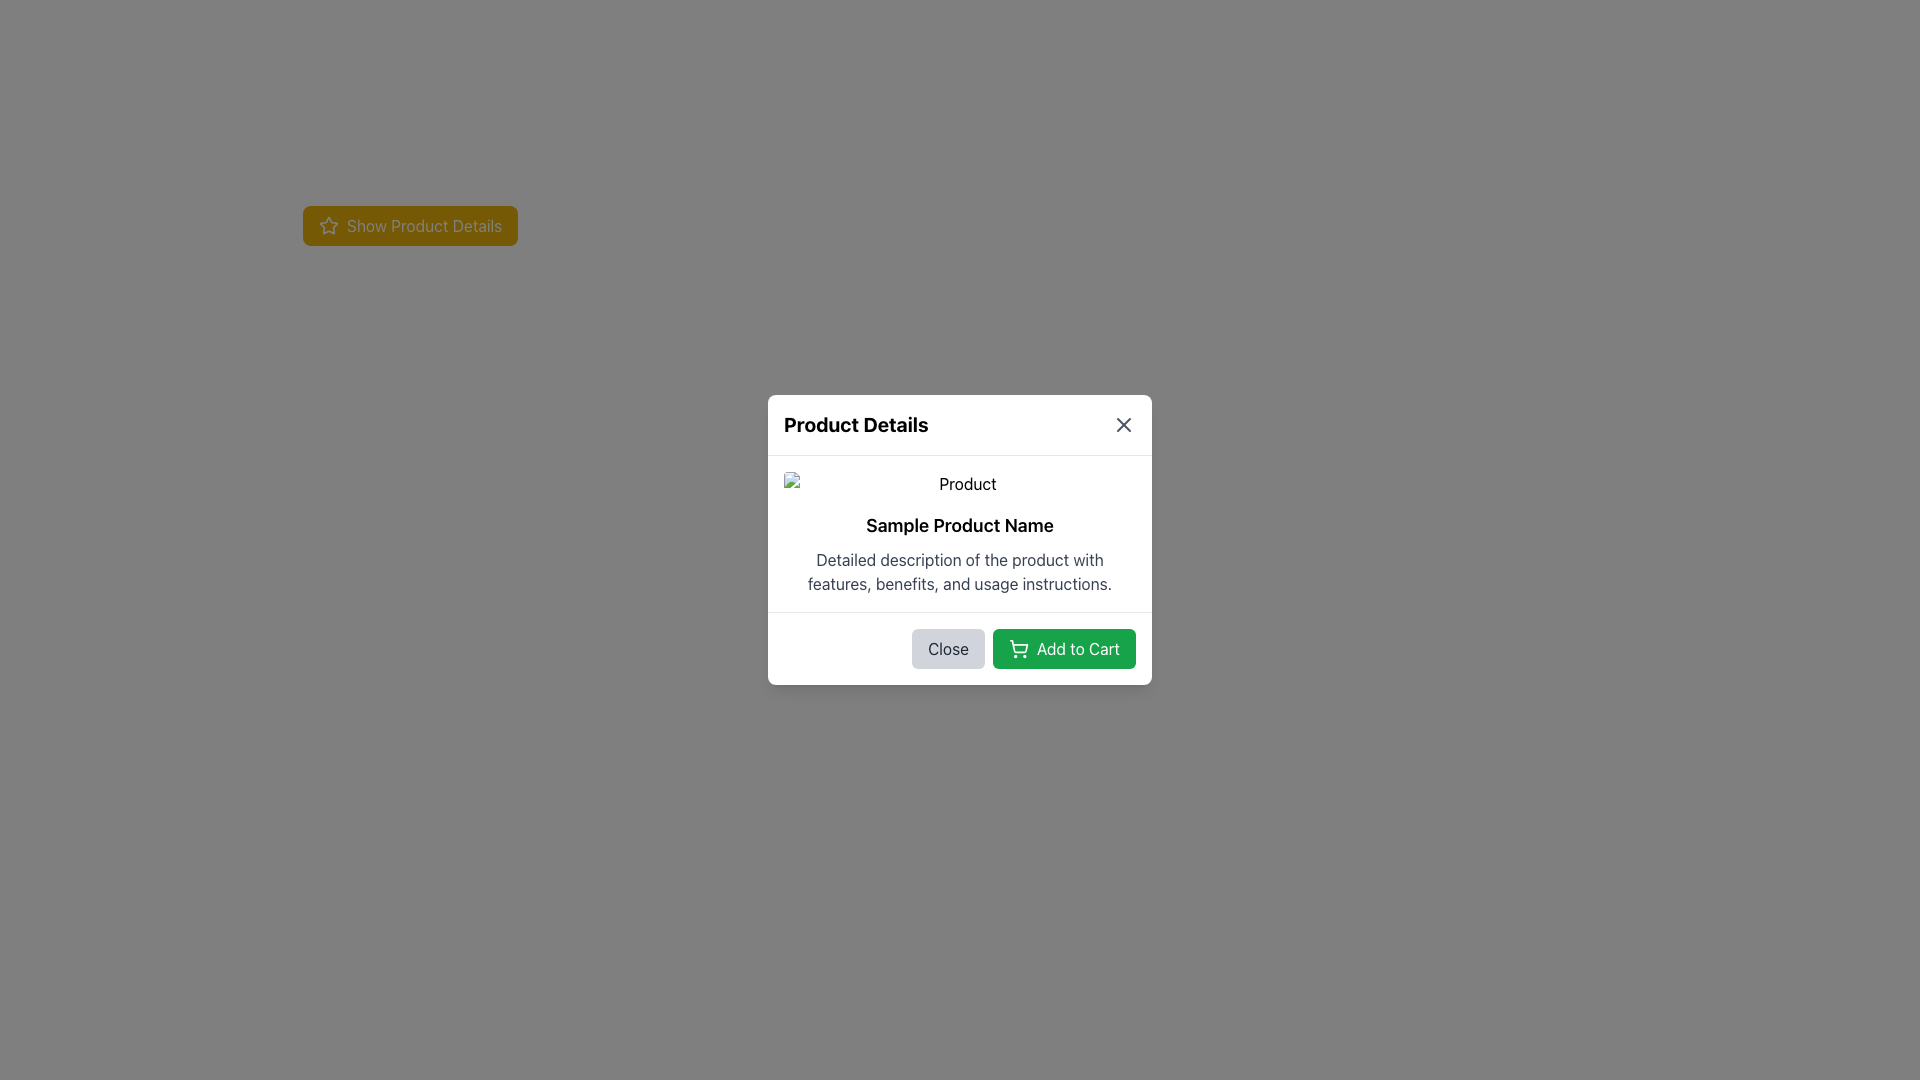 This screenshot has width=1920, height=1080. Describe the element at coordinates (1123, 423) in the screenshot. I see `the small 'X' shaped icon located at the top-right corner of the 'Product Details' modal` at that location.